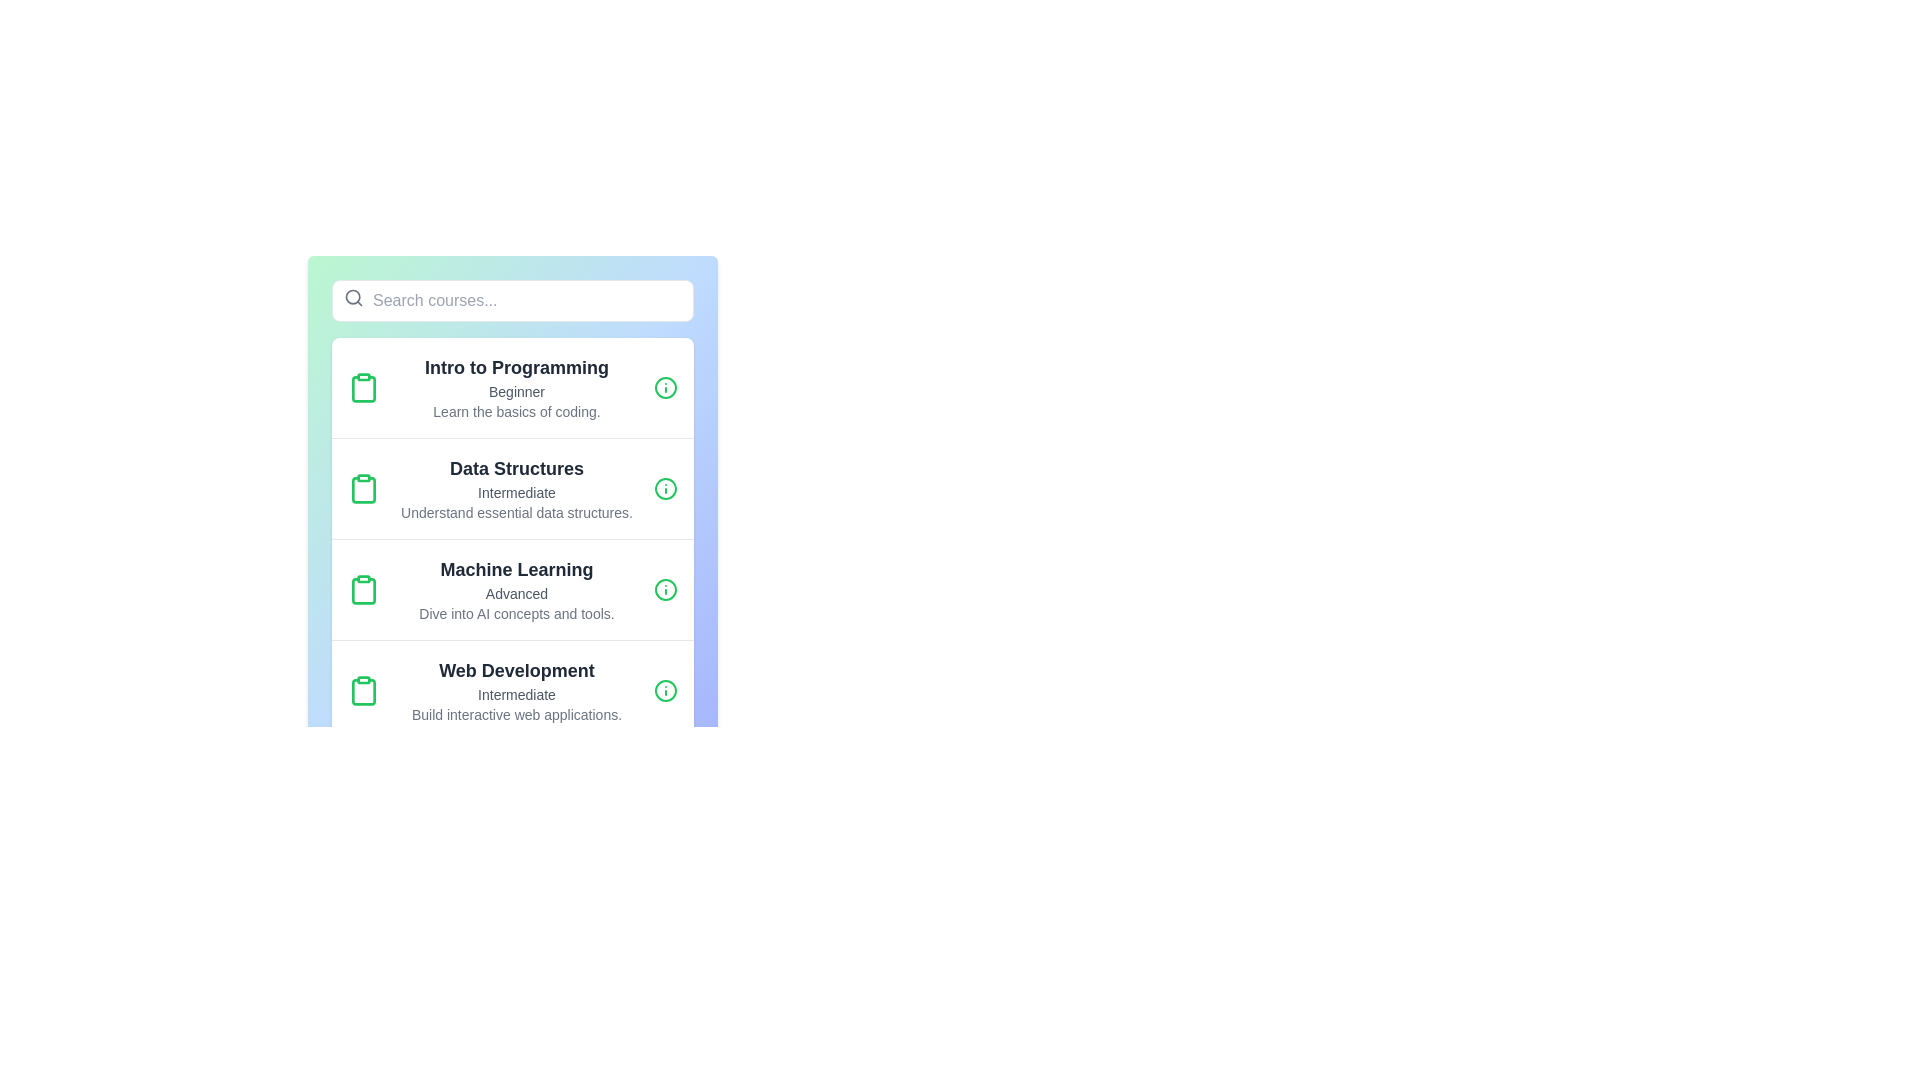 This screenshot has height=1080, width=1920. Describe the element at coordinates (353, 297) in the screenshot. I see `the appearance of the SVG circle element that represents the lens of the magnifying glass icon, located near the top-left of the search bar` at that location.